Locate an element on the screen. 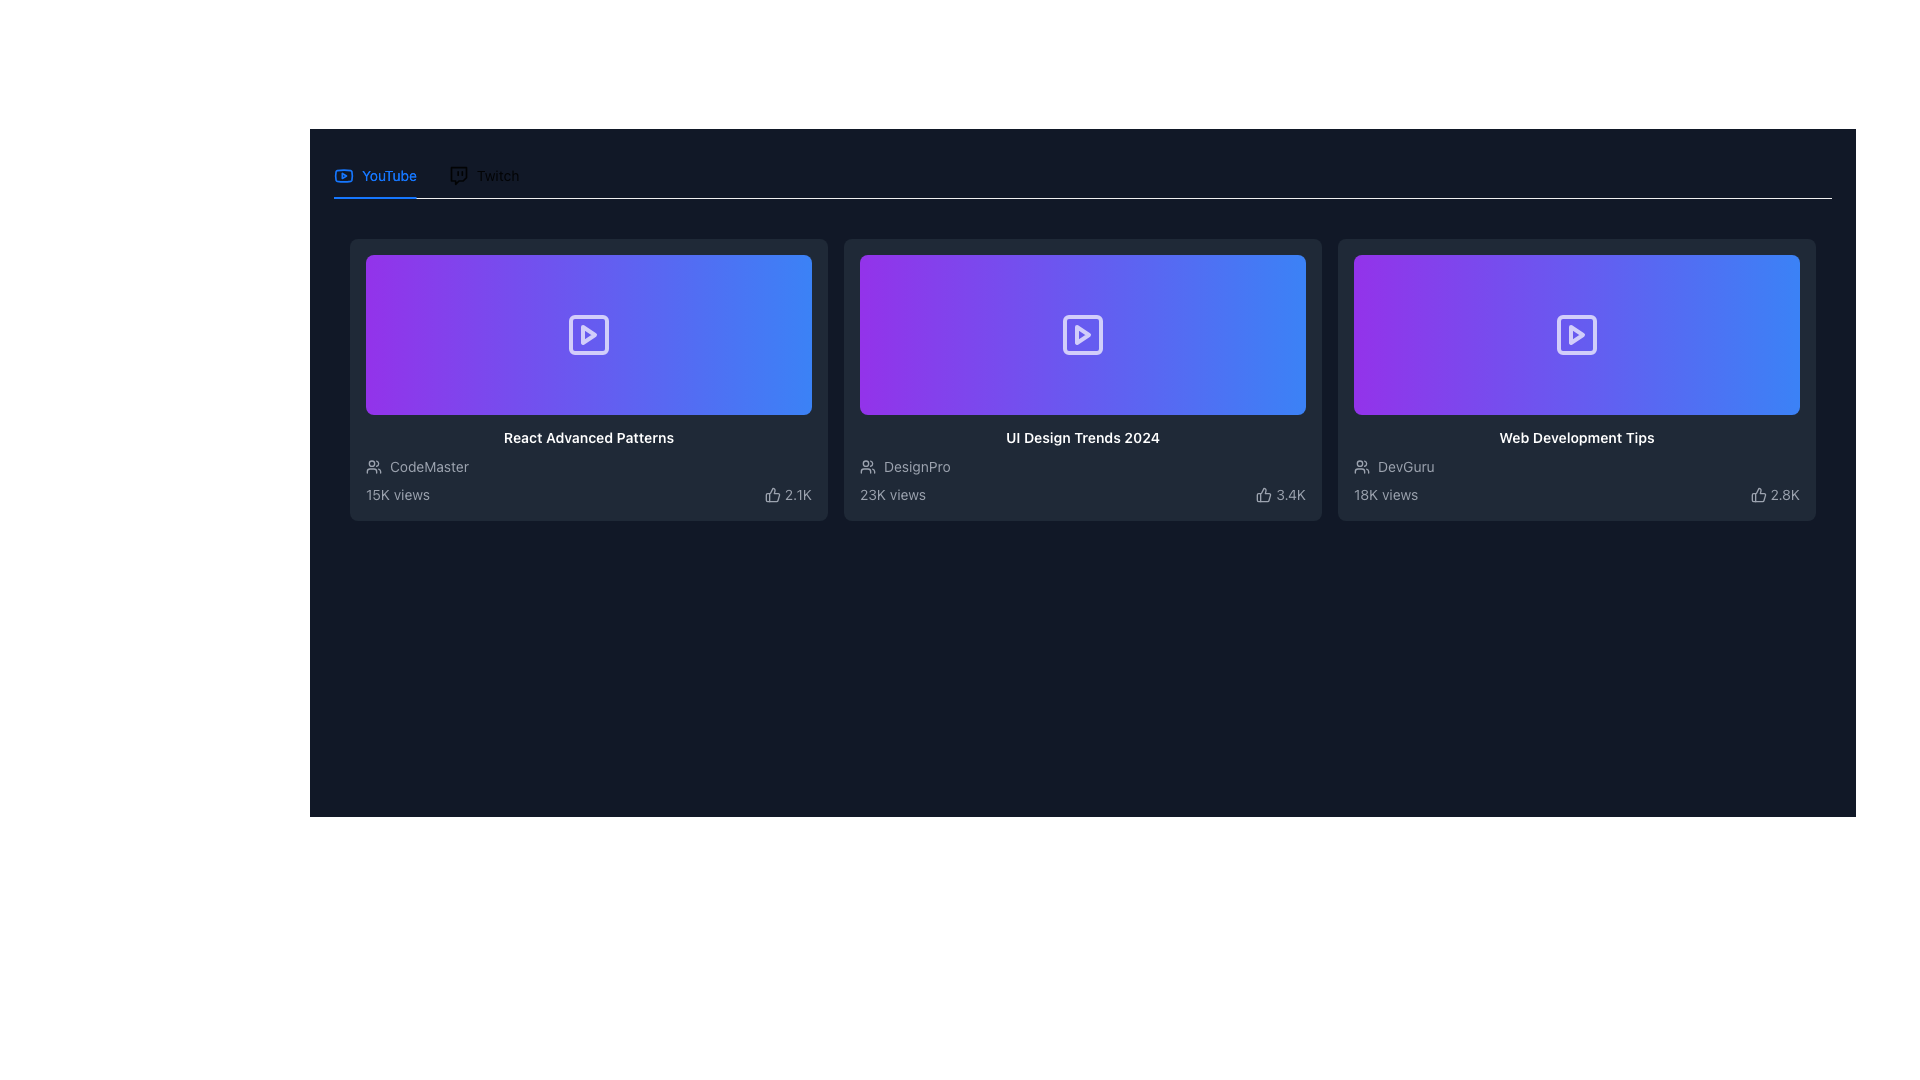  the play video icon located in the top-left video card of the interface, specifically within the 'React Advanced Patterns' card is located at coordinates (588, 334).